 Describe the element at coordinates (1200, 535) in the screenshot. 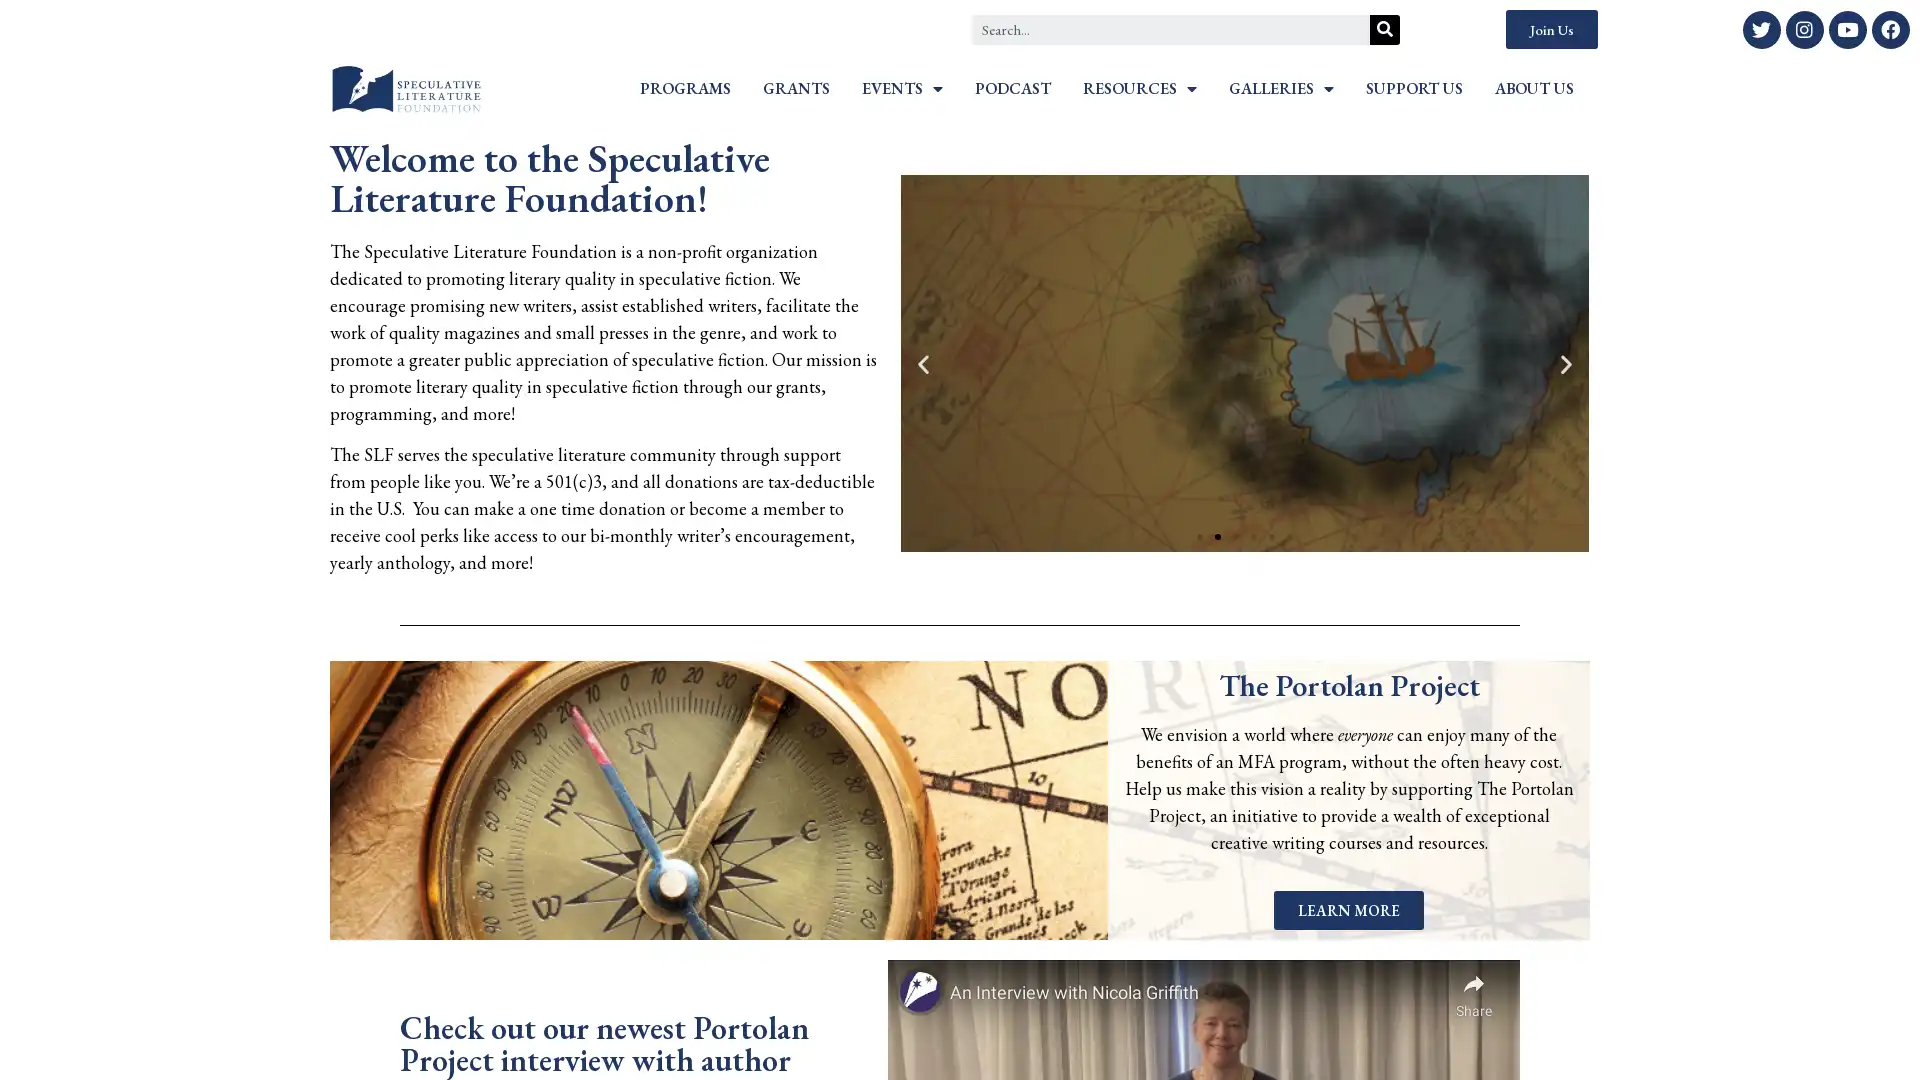

I see `Go to slide 1` at that location.